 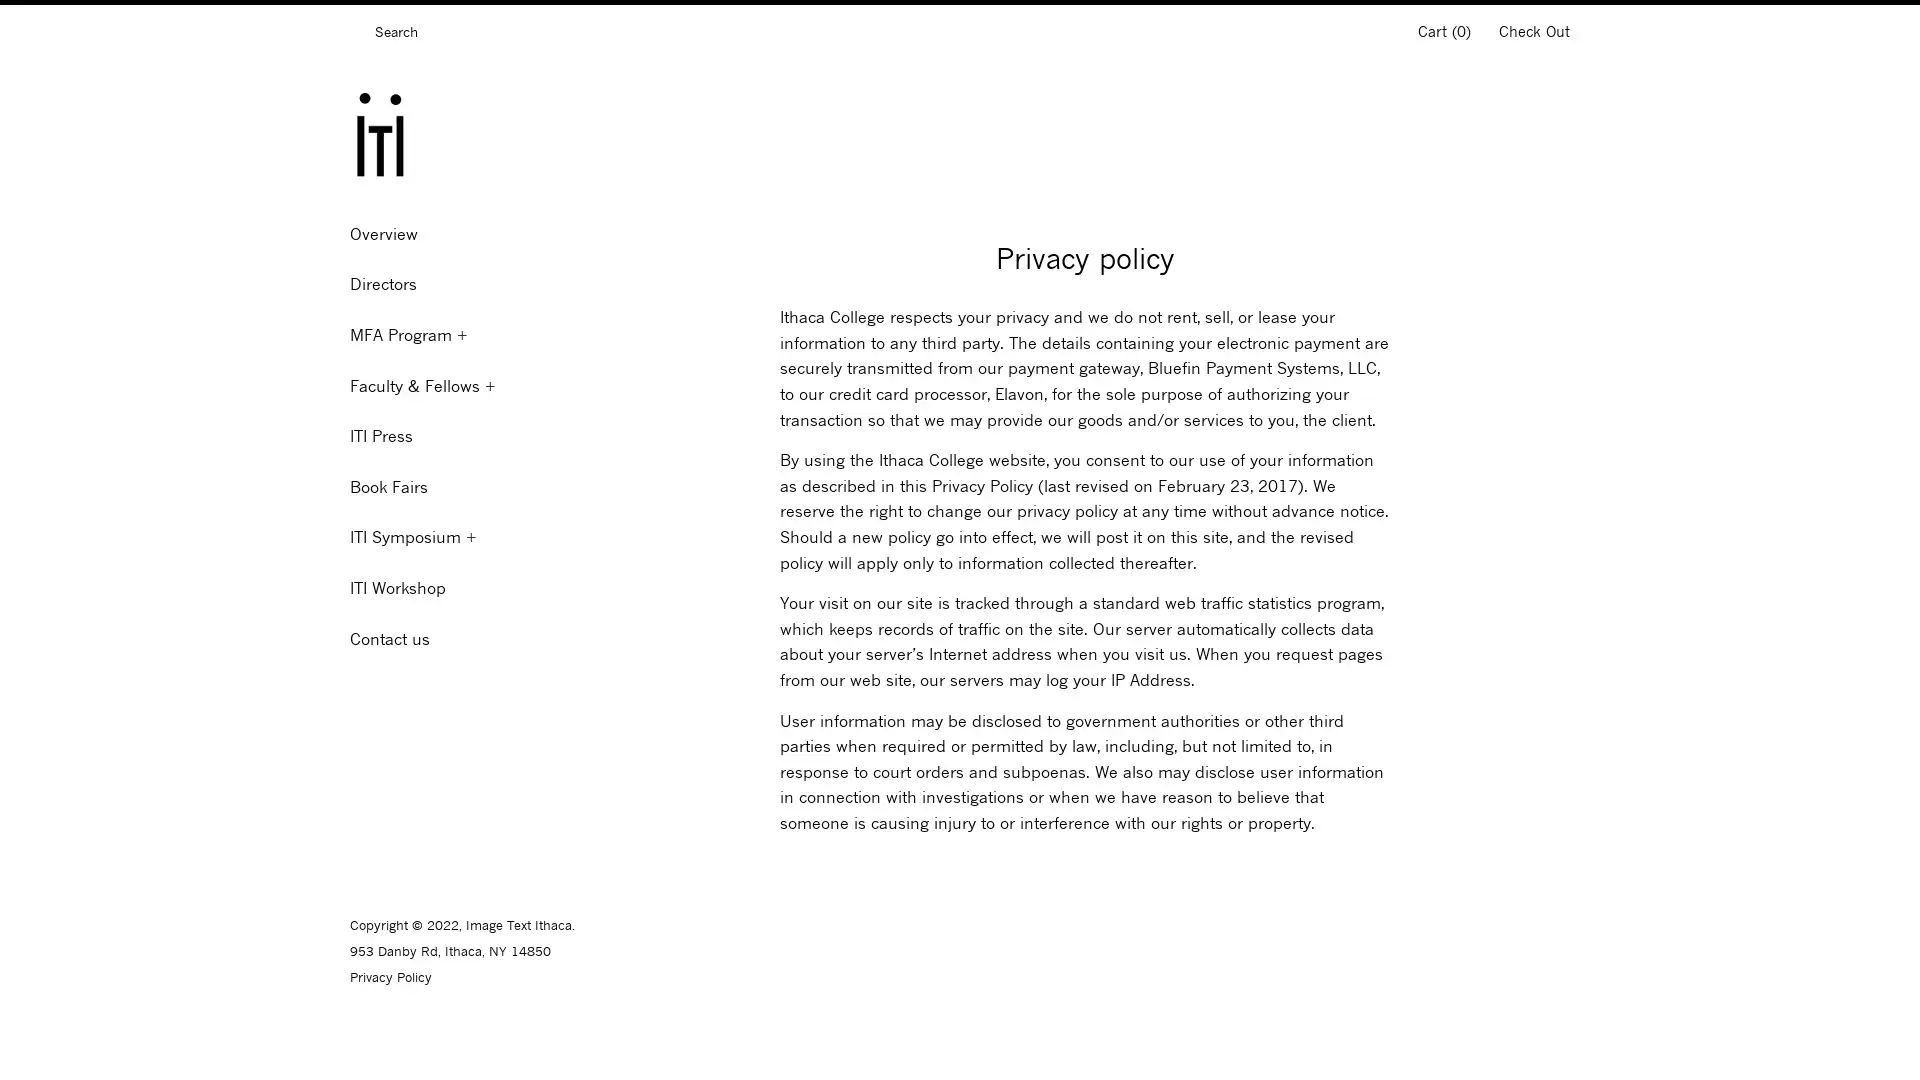 I want to click on Search, so click(x=355, y=35).